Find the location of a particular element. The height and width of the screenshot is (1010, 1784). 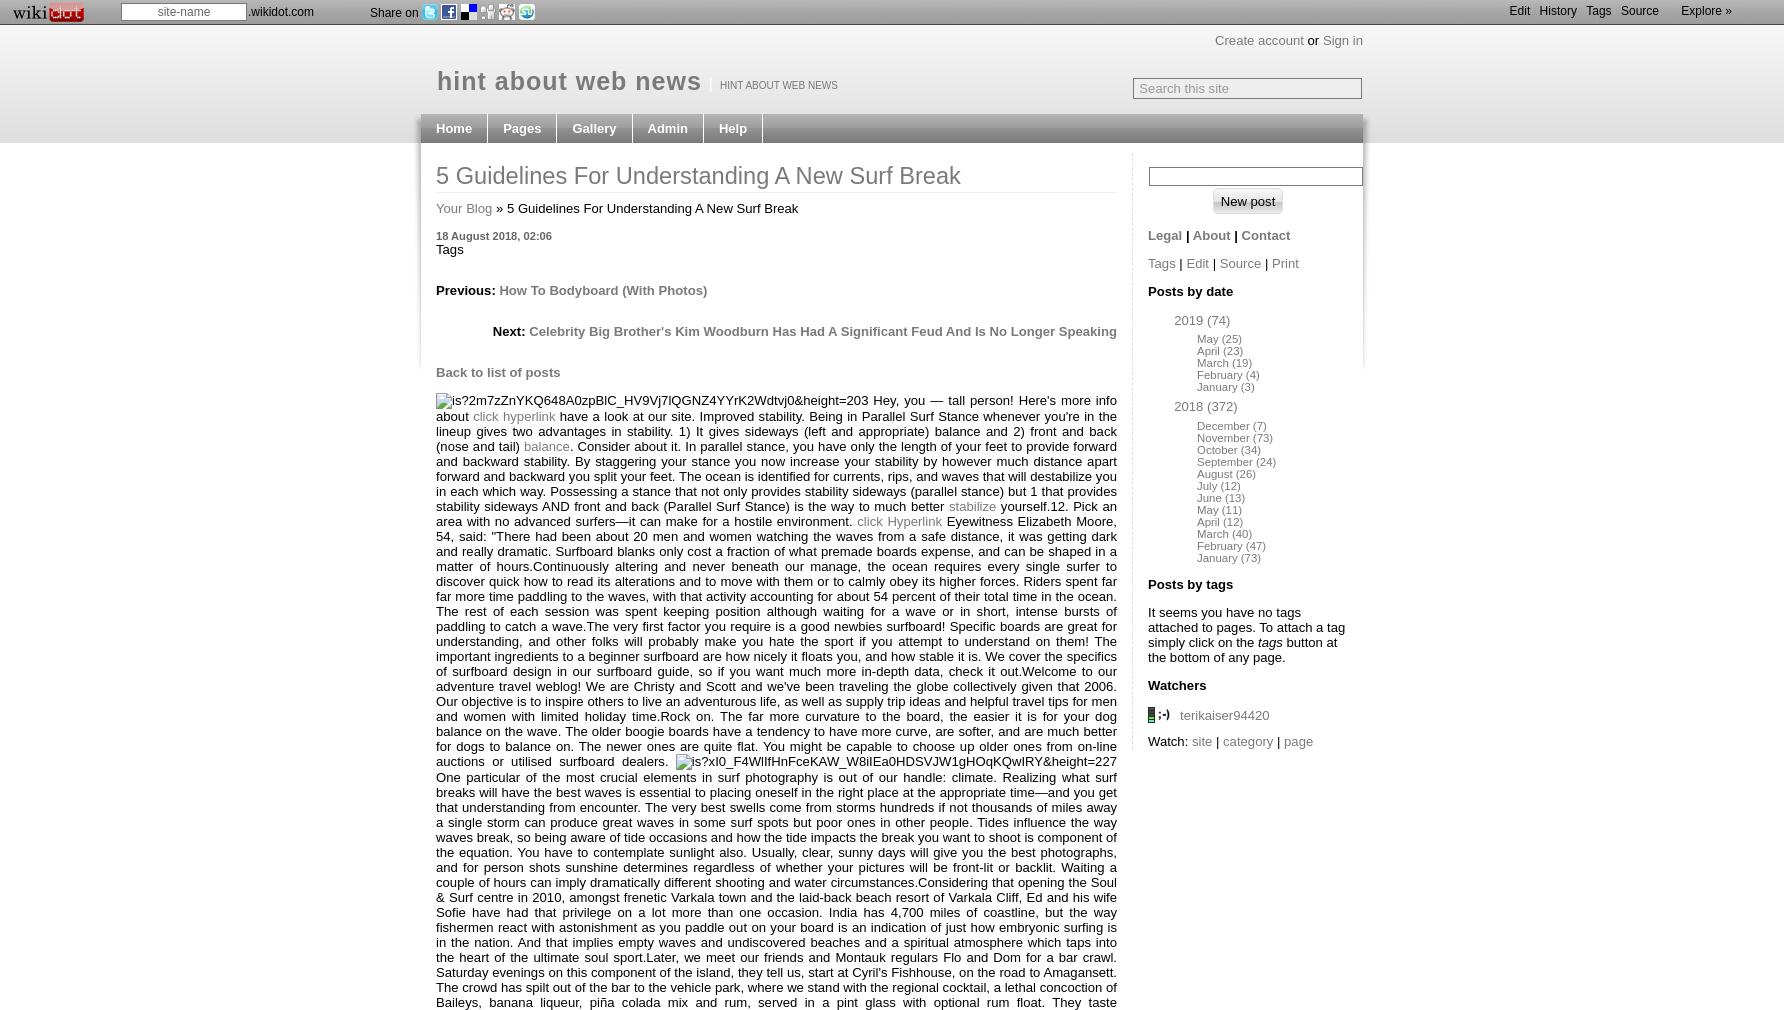

'Favourites' is located at coordinates (535, 214).